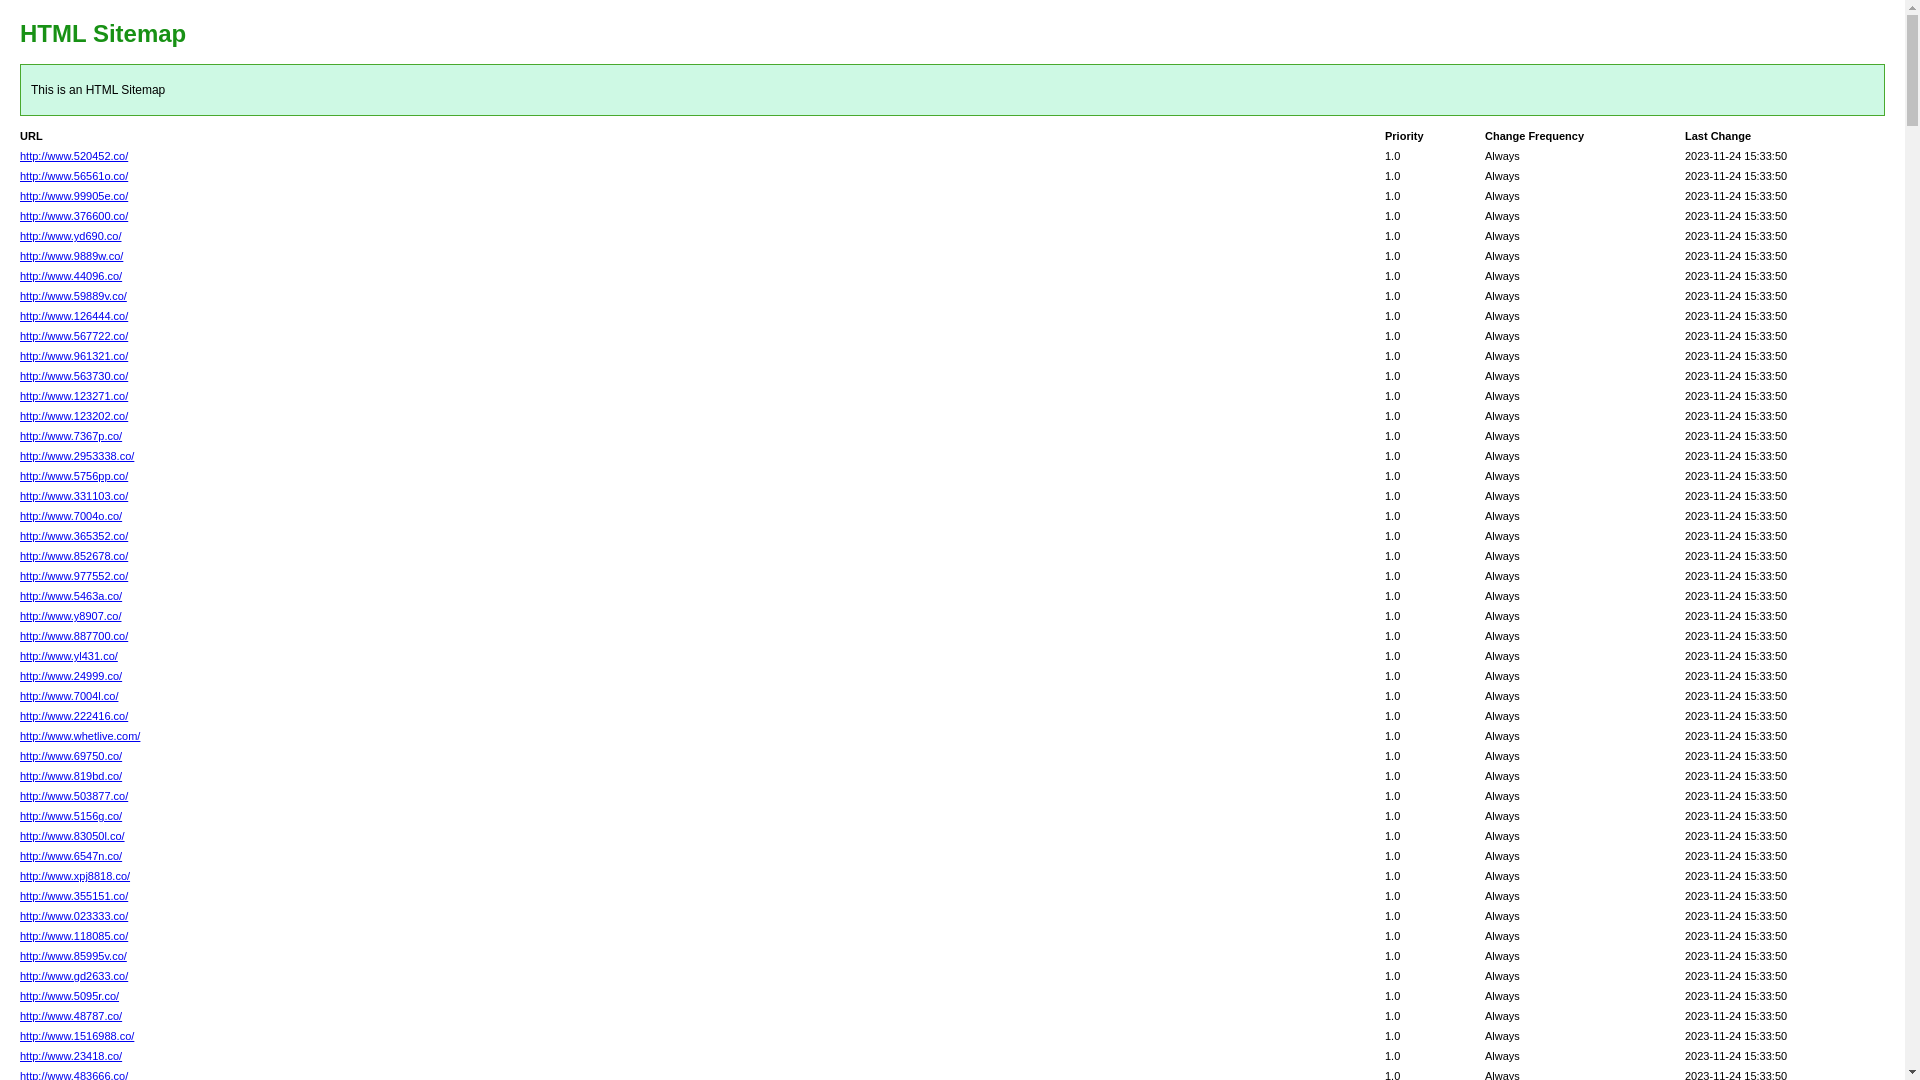 The width and height of the screenshot is (1920, 1080). Describe the element at coordinates (73, 495) in the screenshot. I see `'http://www.331103.co/'` at that location.